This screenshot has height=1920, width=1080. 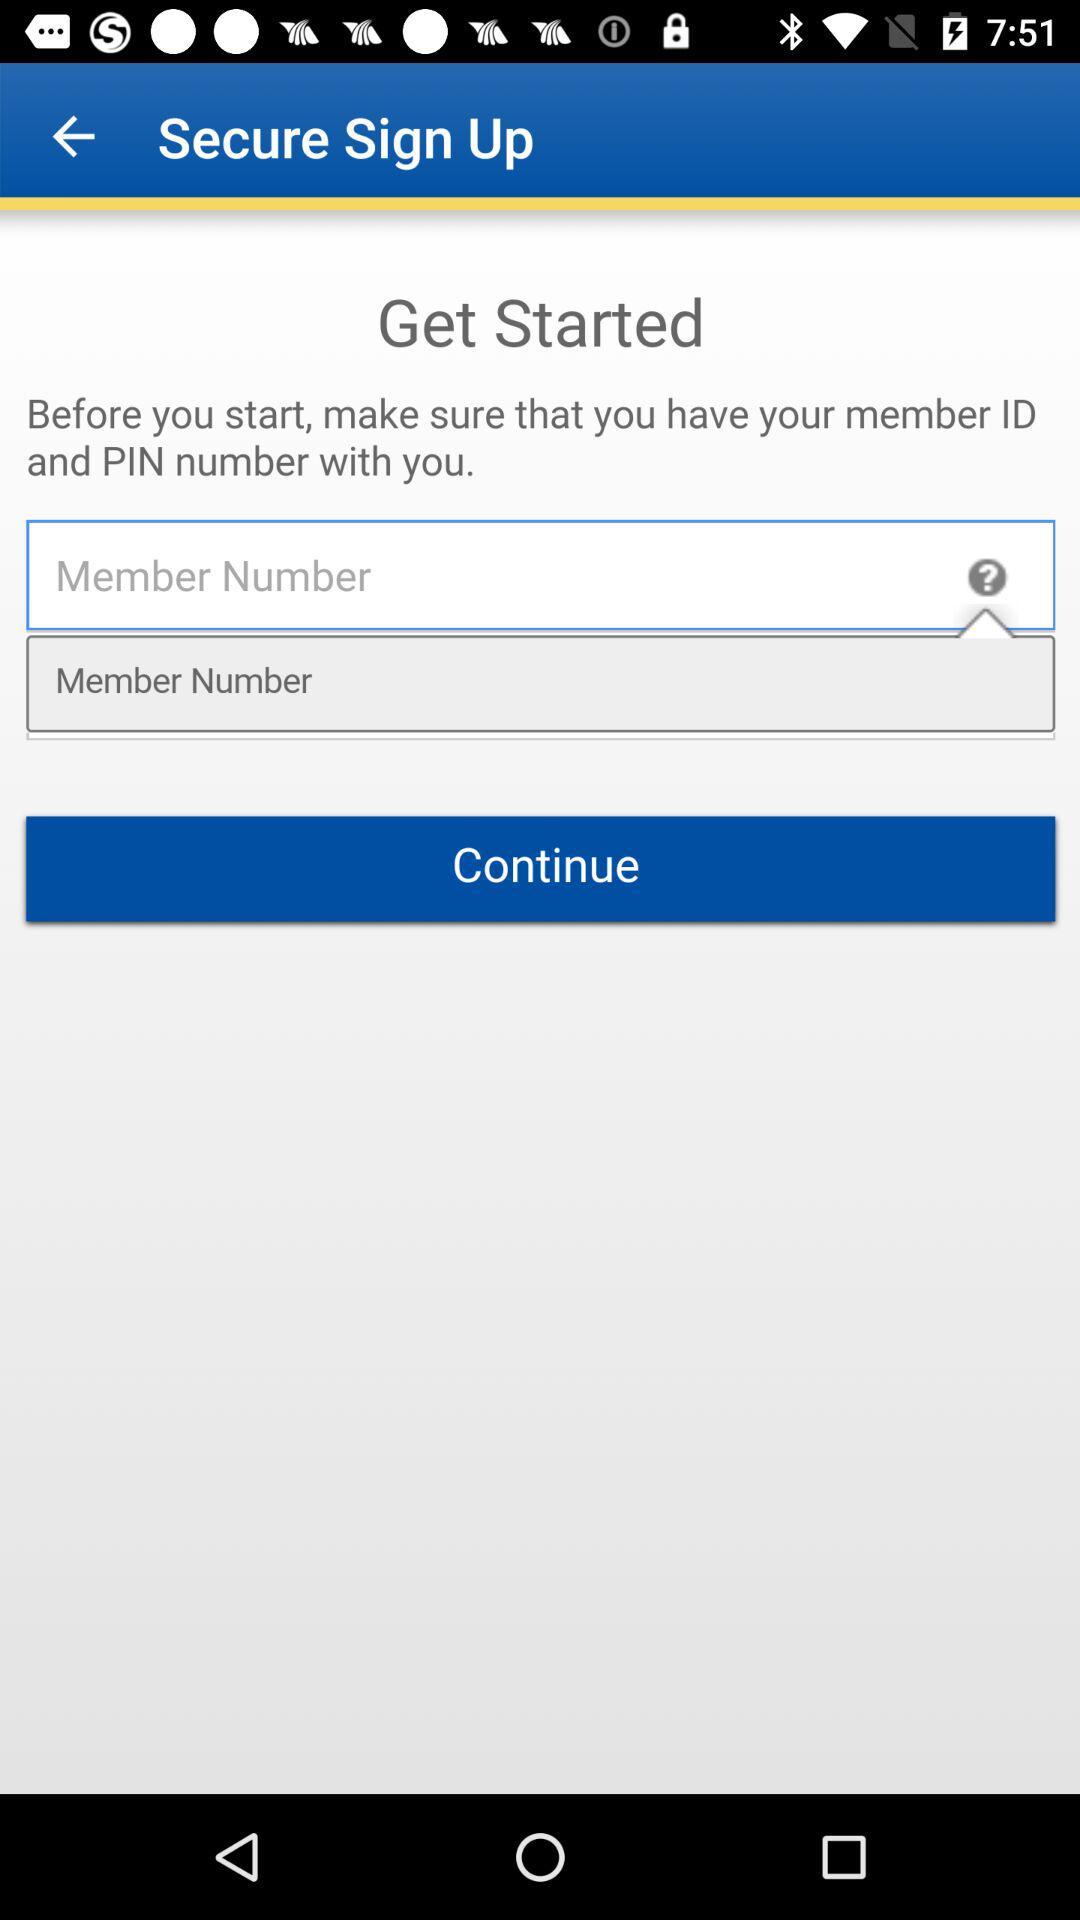 I want to click on fill out information, so click(x=540, y=1002).